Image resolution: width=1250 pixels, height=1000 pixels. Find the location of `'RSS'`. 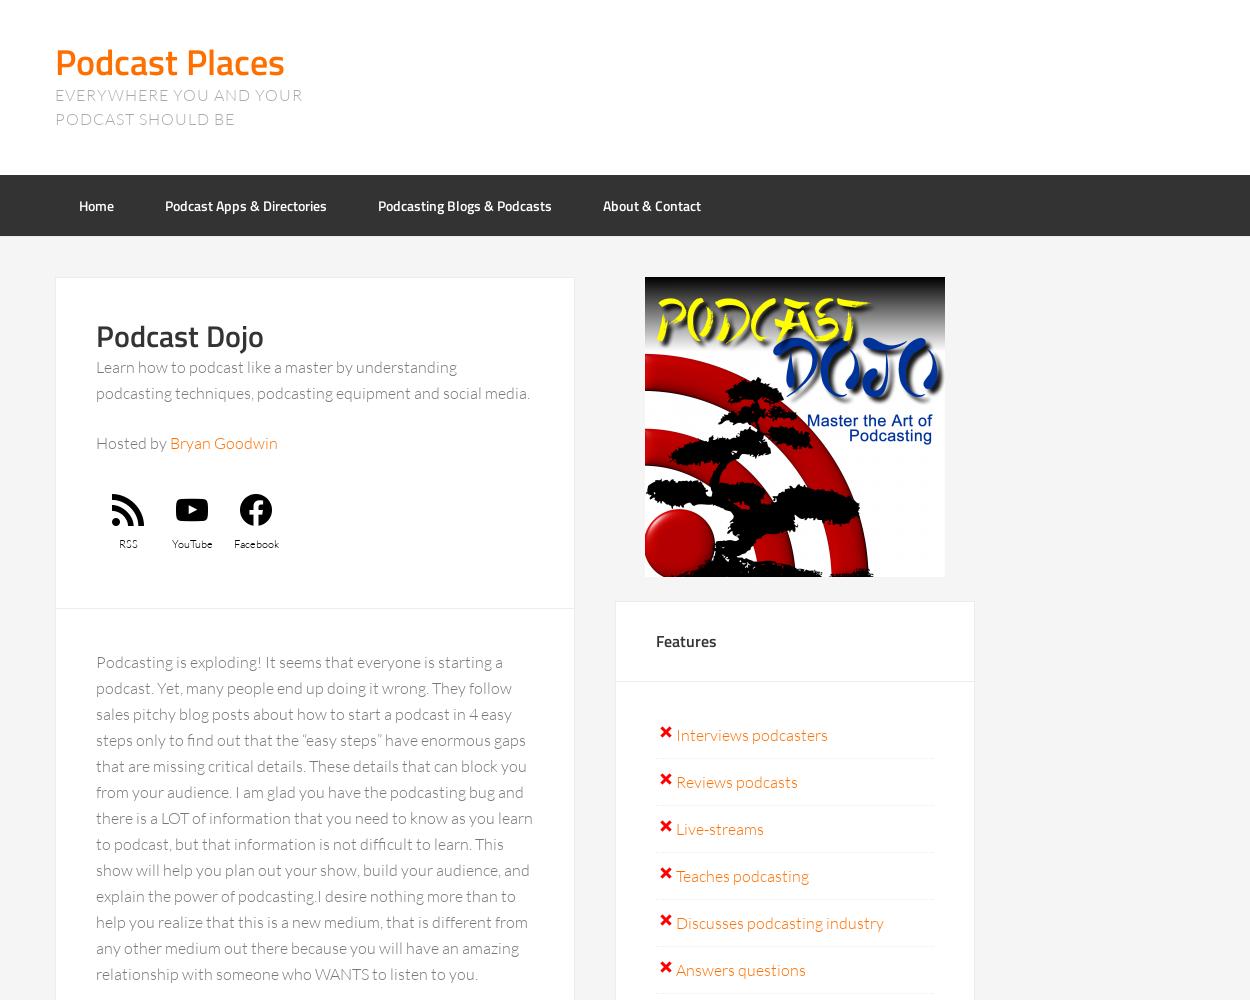

'RSS' is located at coordinates (127, 544).